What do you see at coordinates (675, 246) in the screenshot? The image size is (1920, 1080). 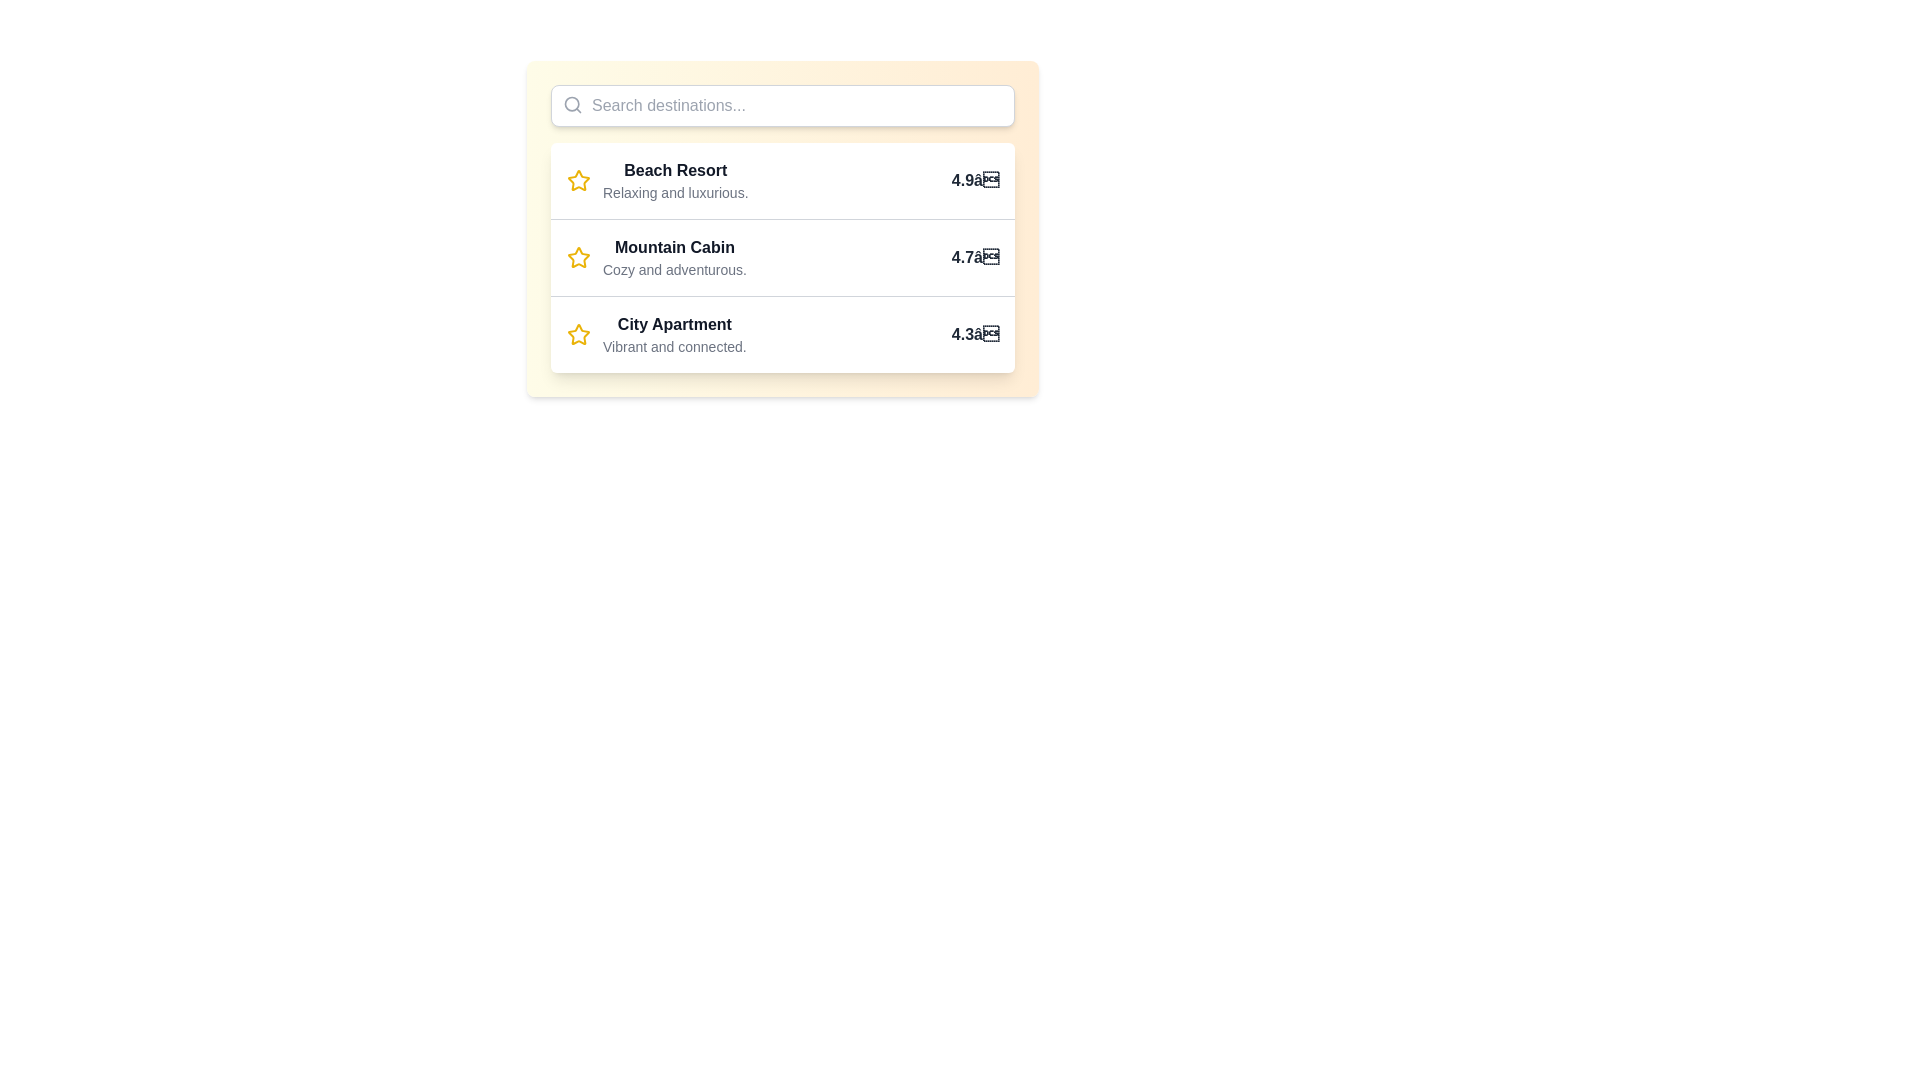 I see `the text label that identifies the property in the list, located centrally beneath the header 'Beach Resort' and above the descriptor 'Cozy and adventurous.'` at bounding box center [675, 246].